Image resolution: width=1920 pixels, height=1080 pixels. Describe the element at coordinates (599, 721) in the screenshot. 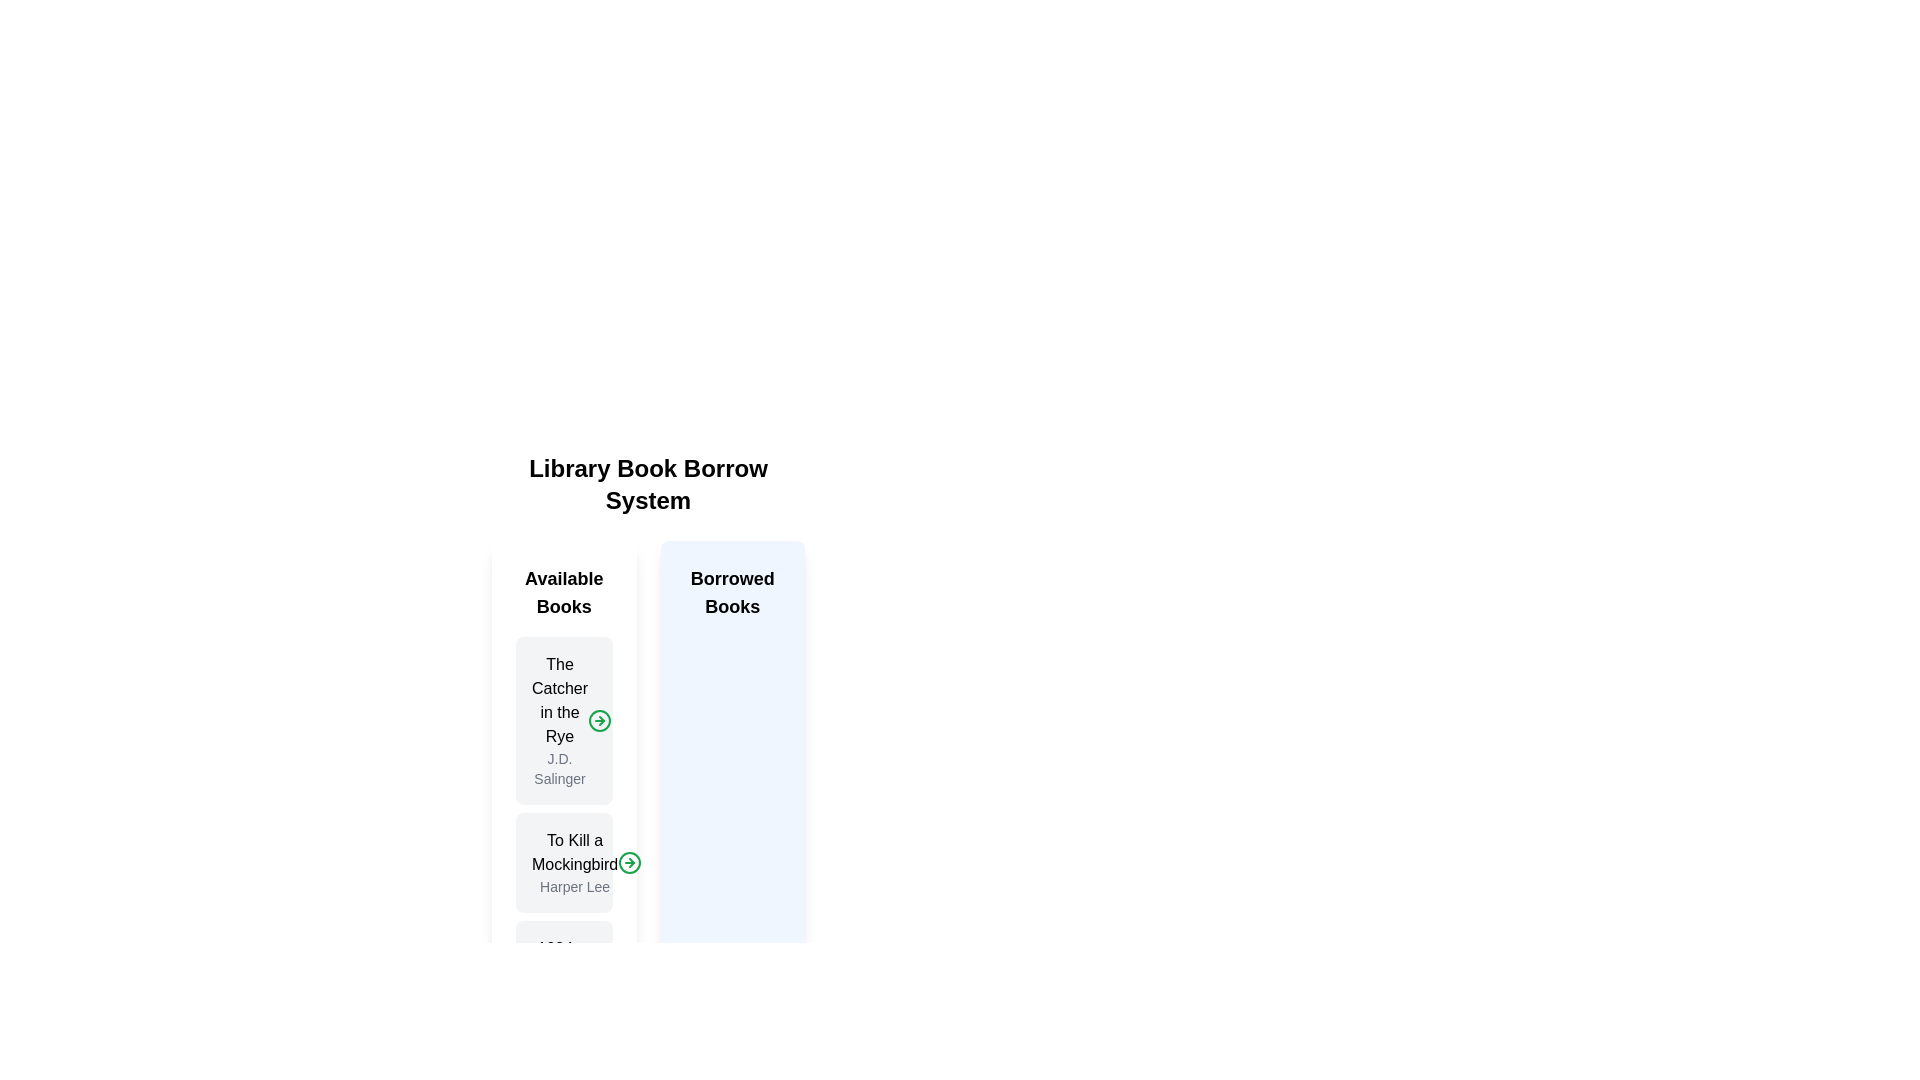

I see `the circular indicator icon for 'The Catcher in the Rye' located in the 'Available Books' section` at that location.